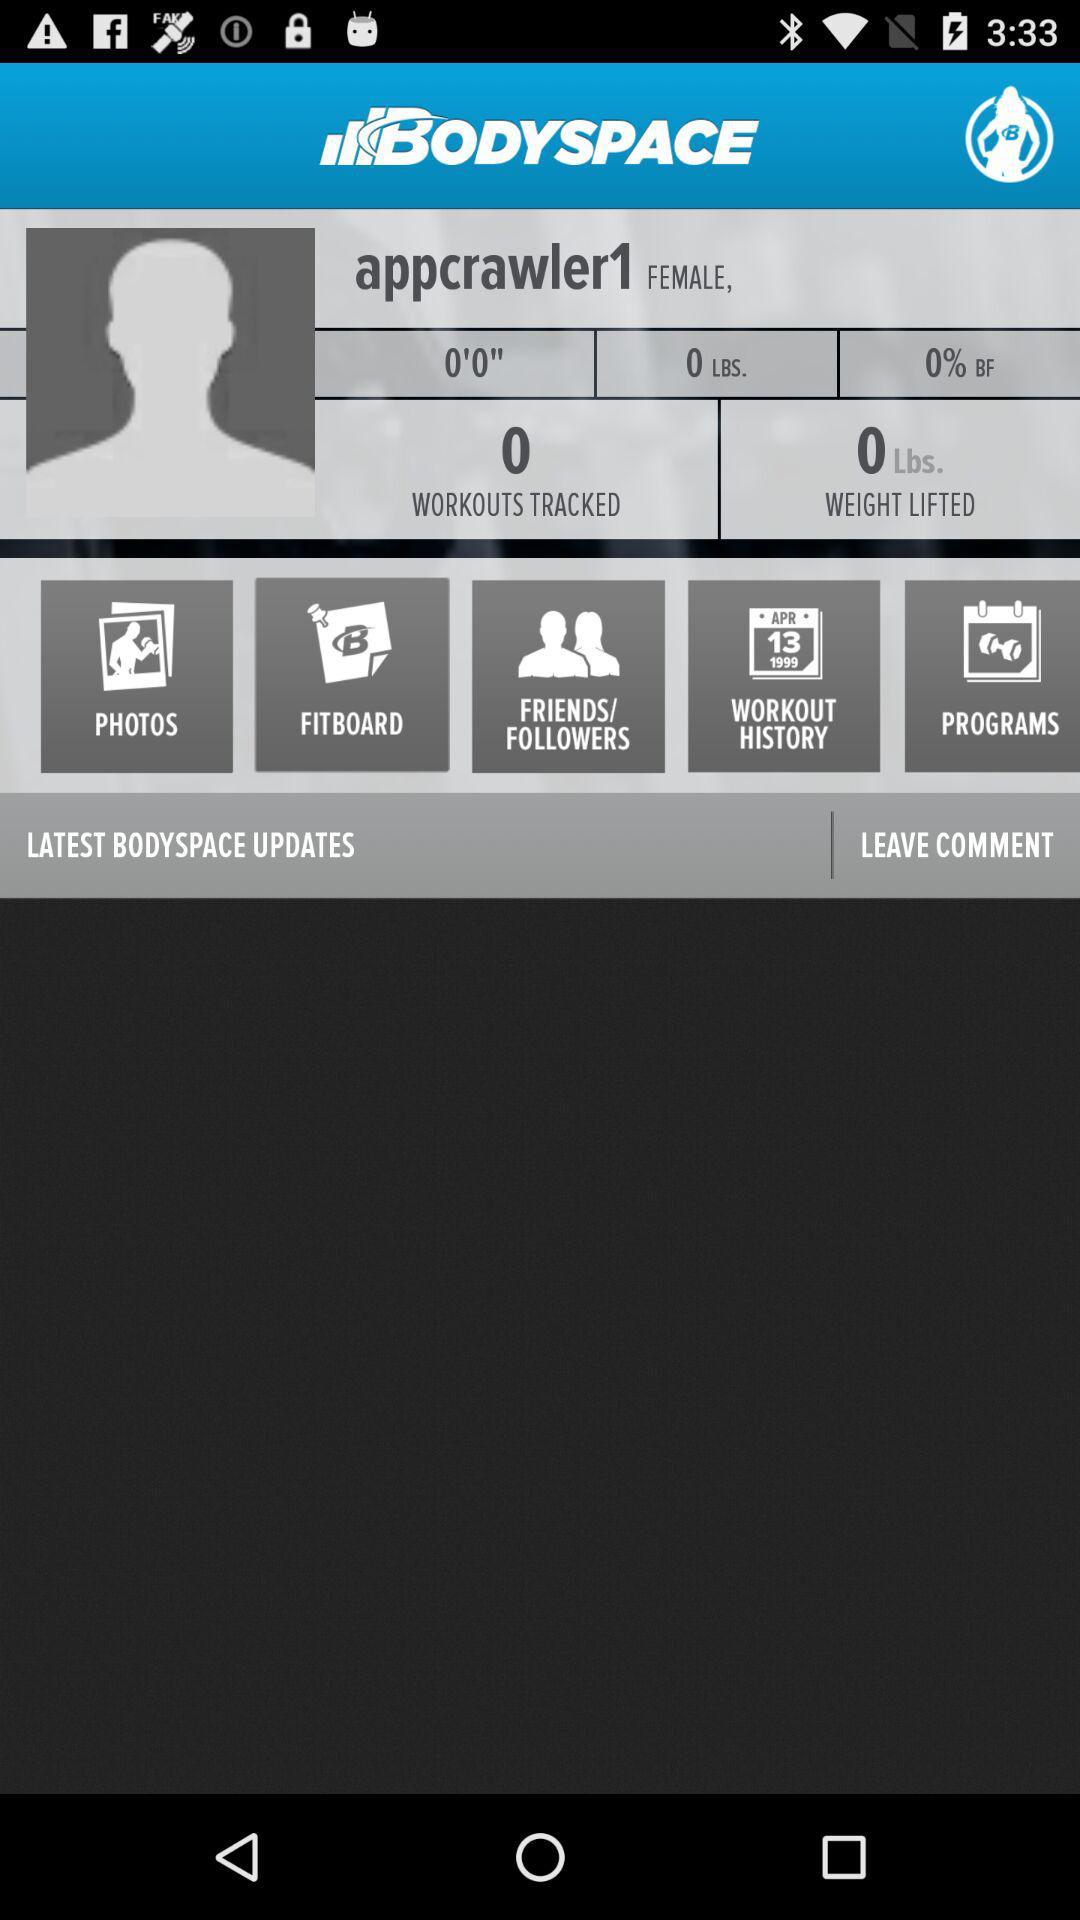 The image size is (1080, 1920). Describe the element at coordinates (684, 277) in the screenshot. I see `the icon next to the , icon` at that location.